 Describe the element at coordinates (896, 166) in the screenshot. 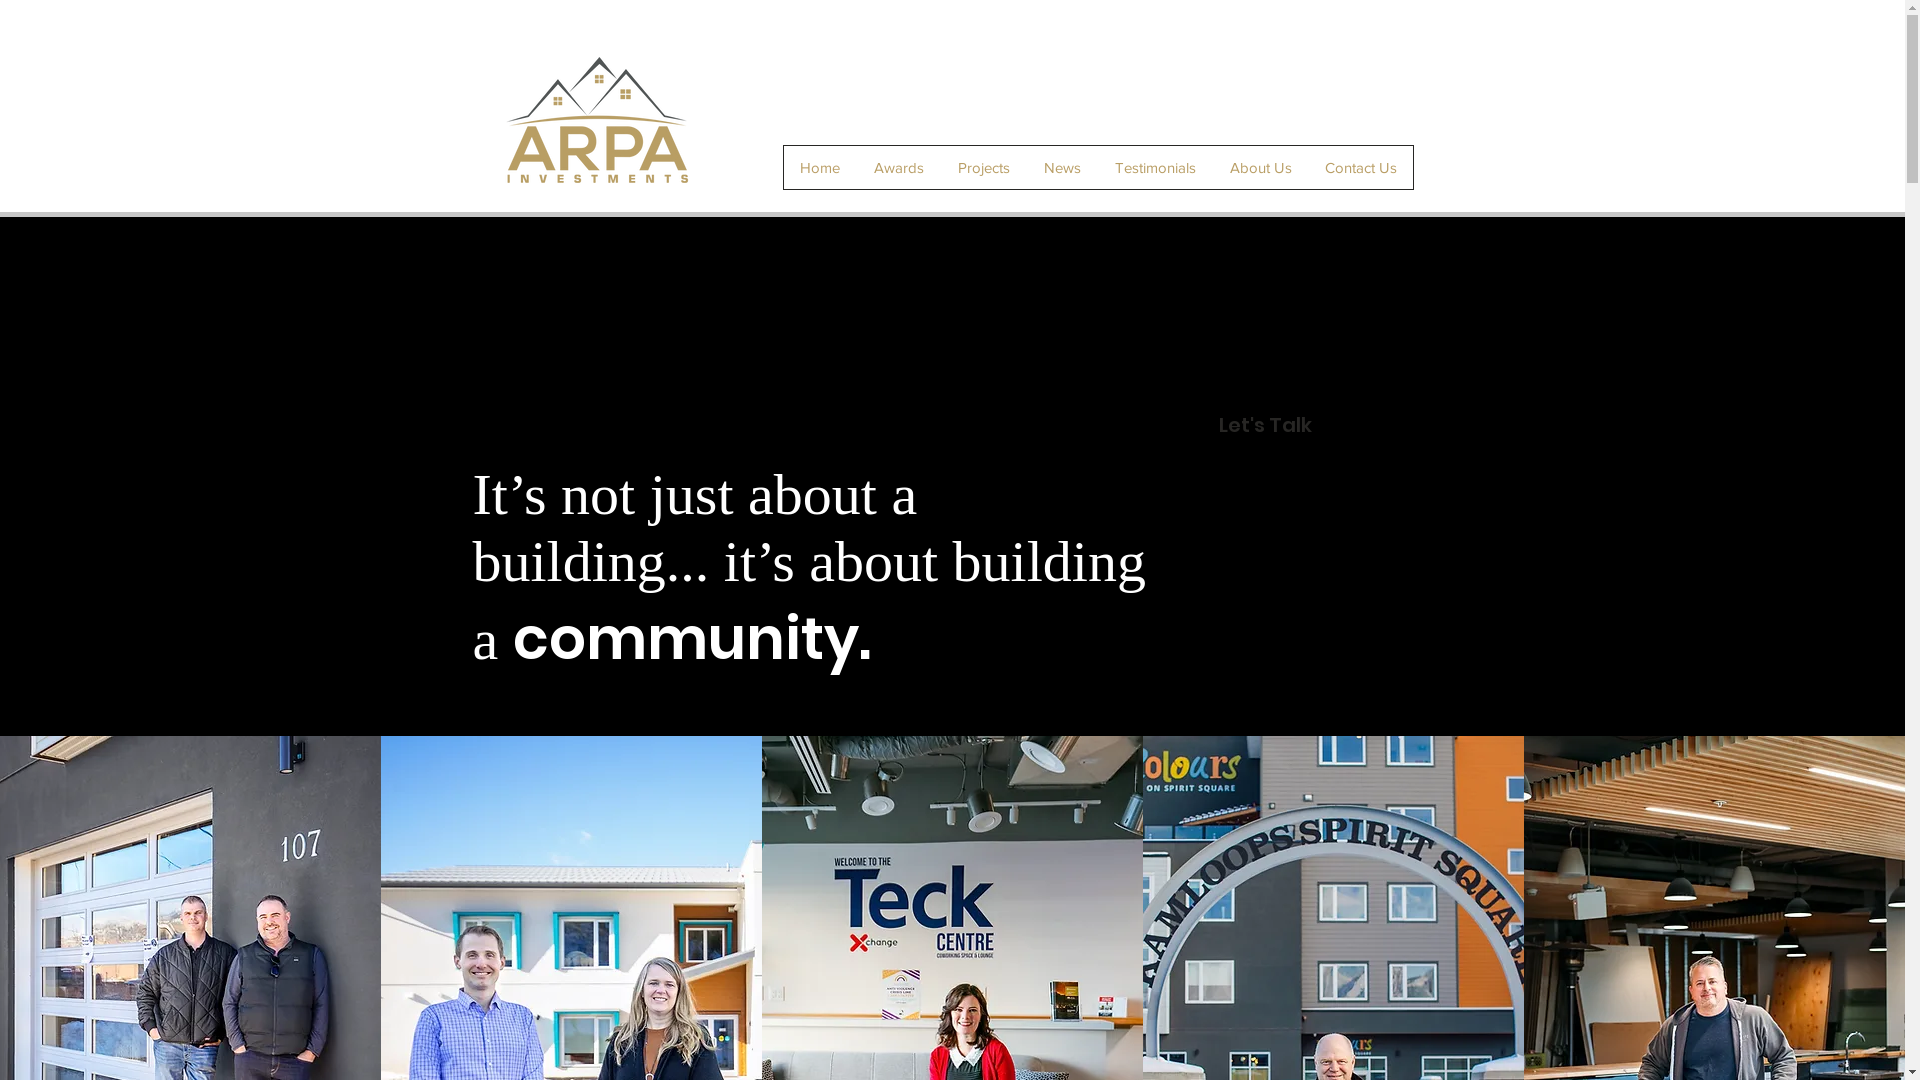

I see `'Awards'` at that location.